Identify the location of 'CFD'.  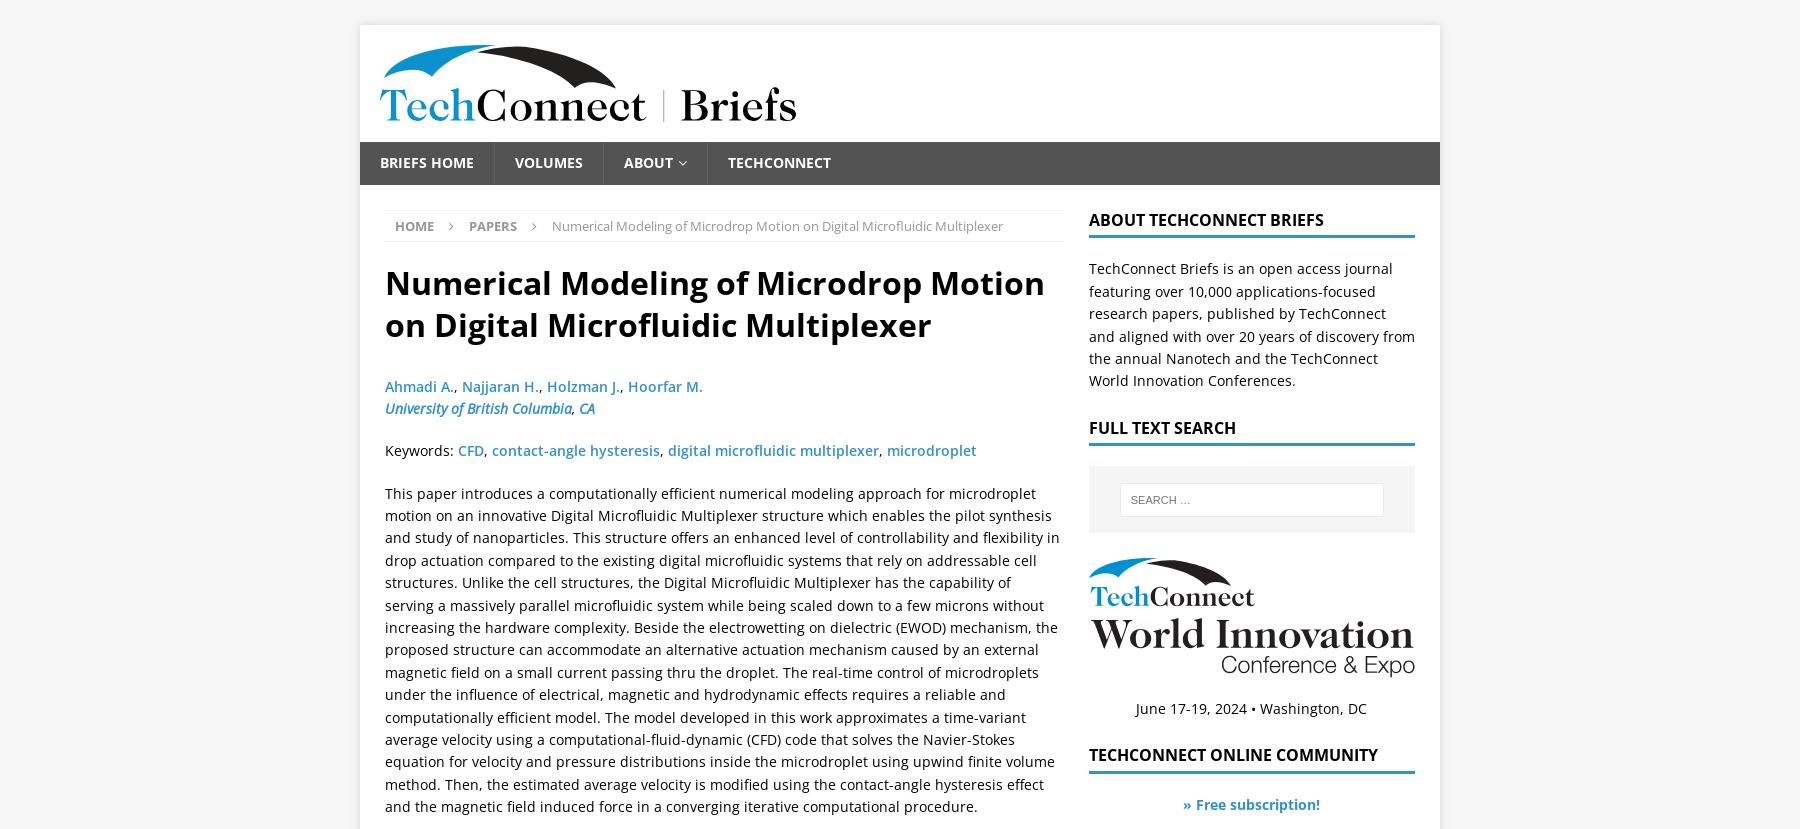
(470, 449).